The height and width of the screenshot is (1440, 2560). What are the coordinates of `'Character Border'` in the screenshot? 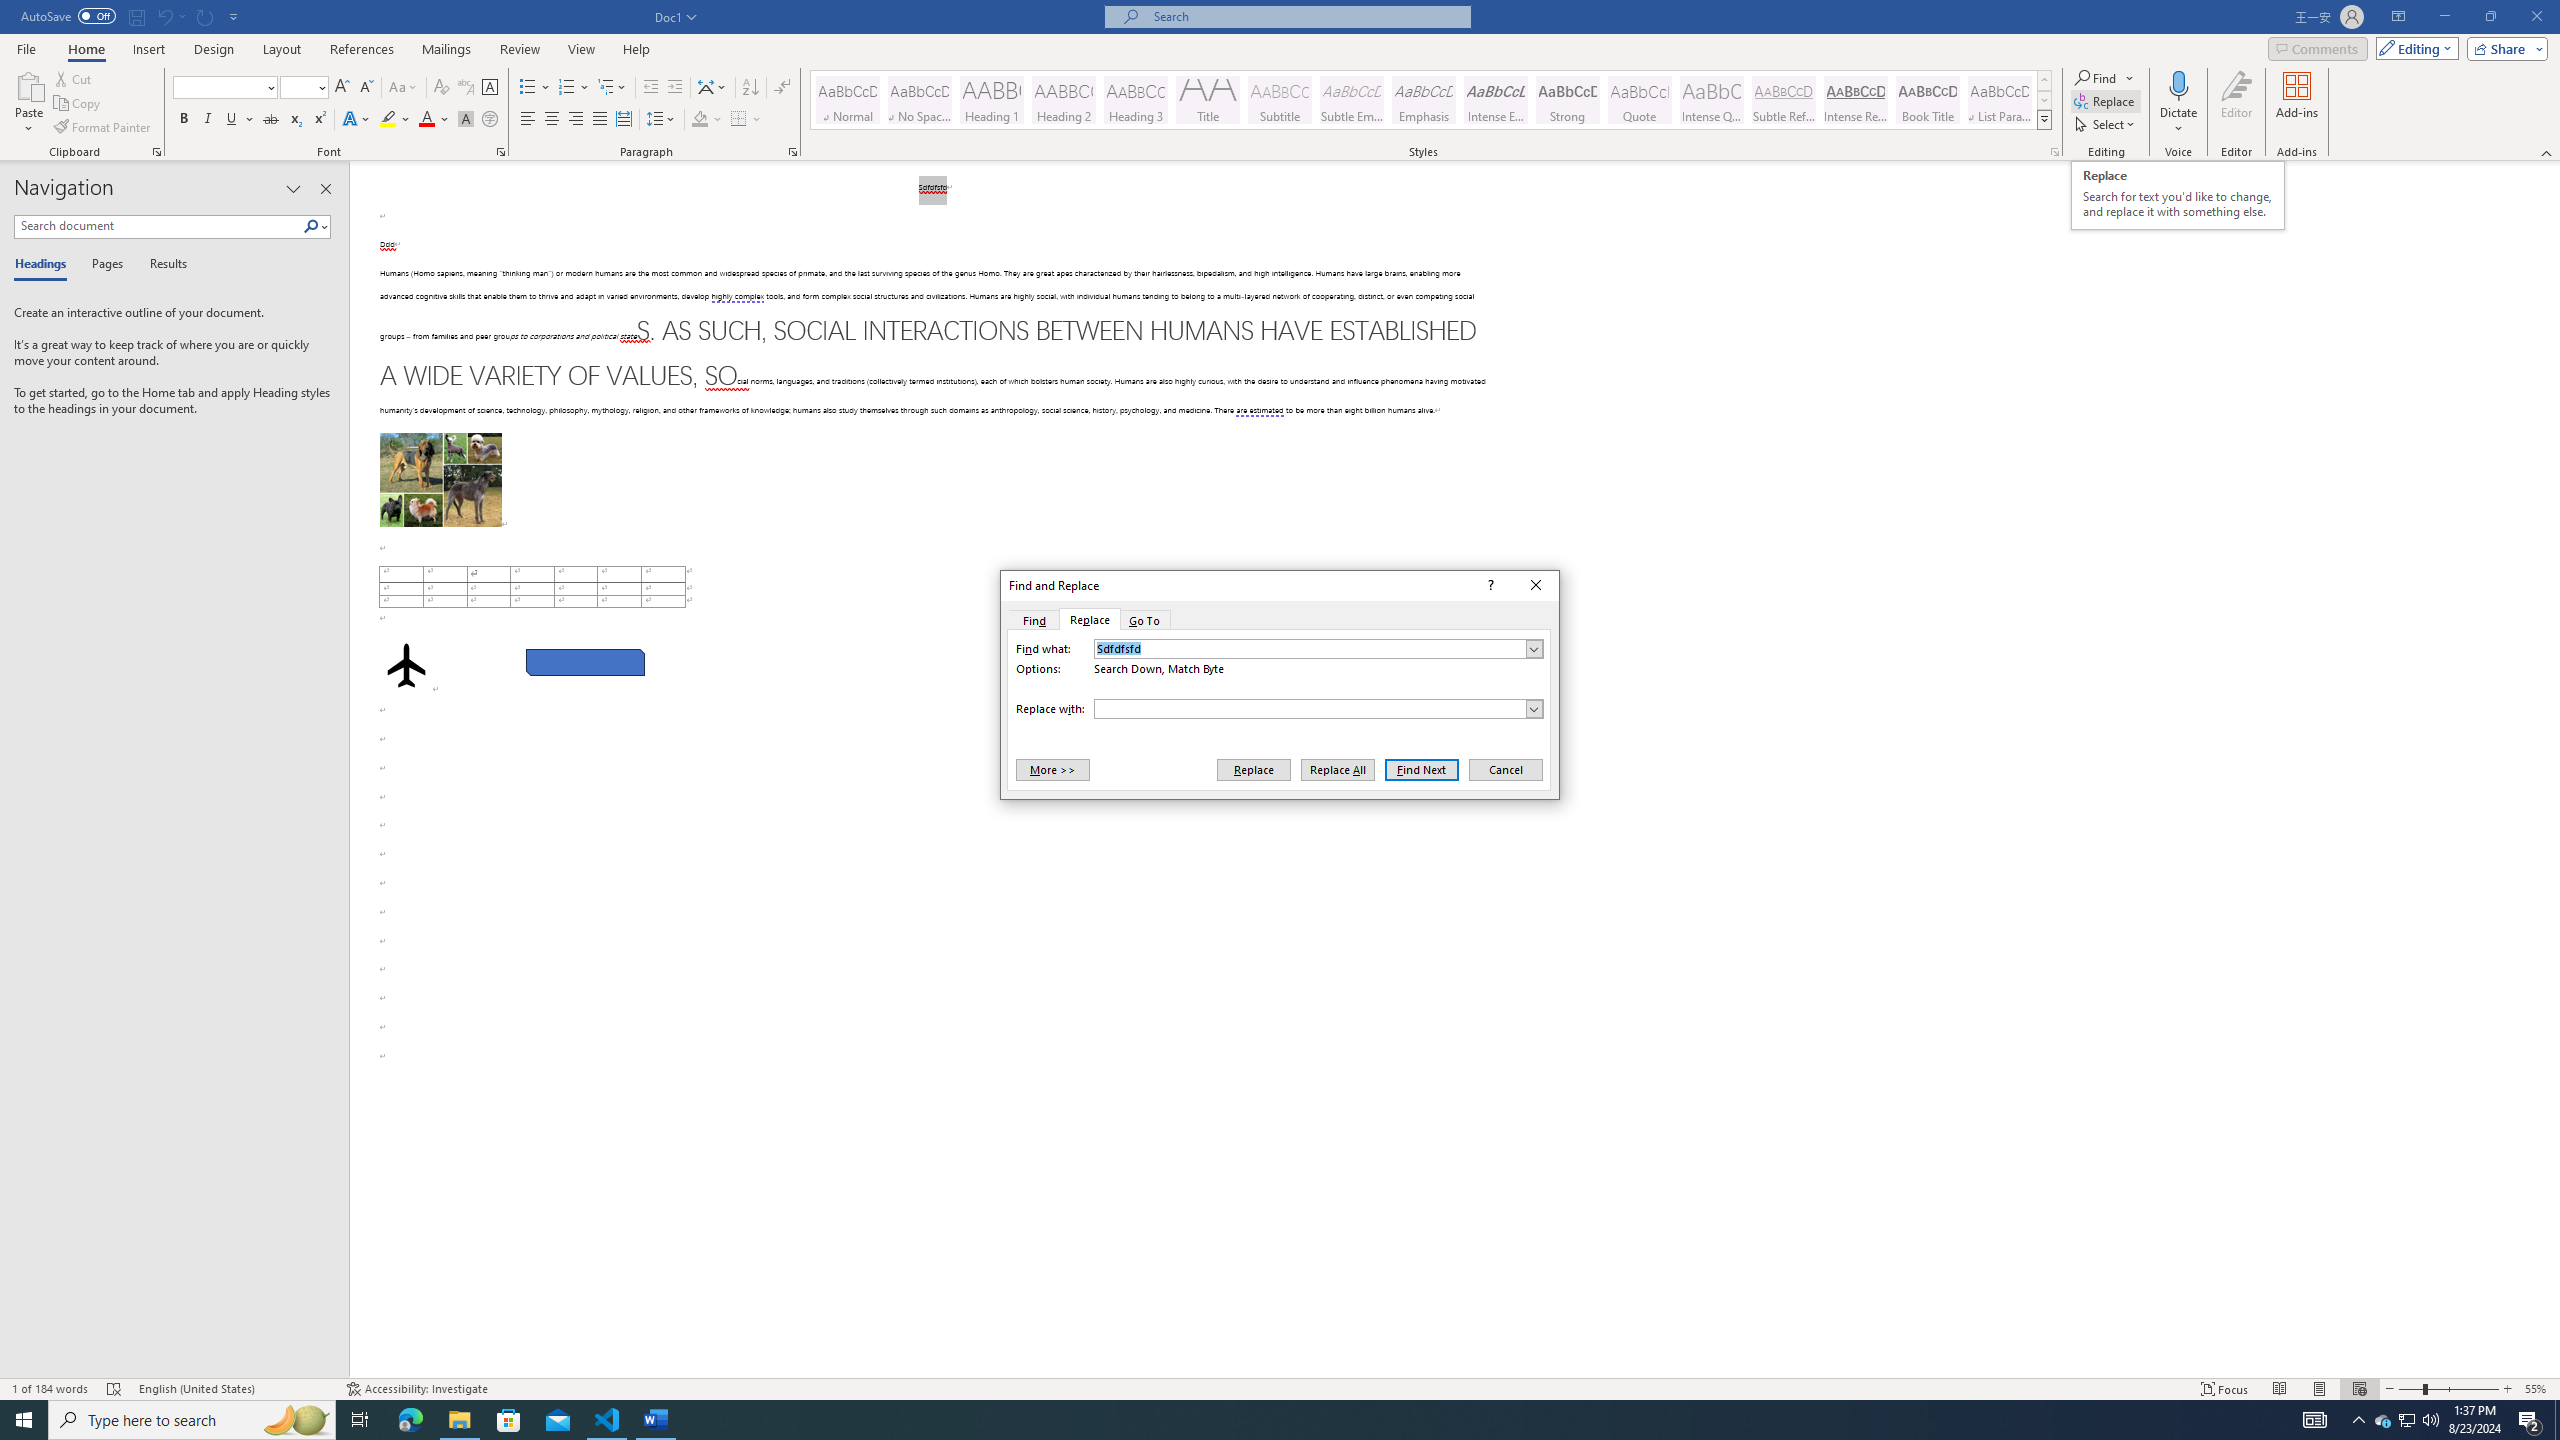 It's located at (489, 87).